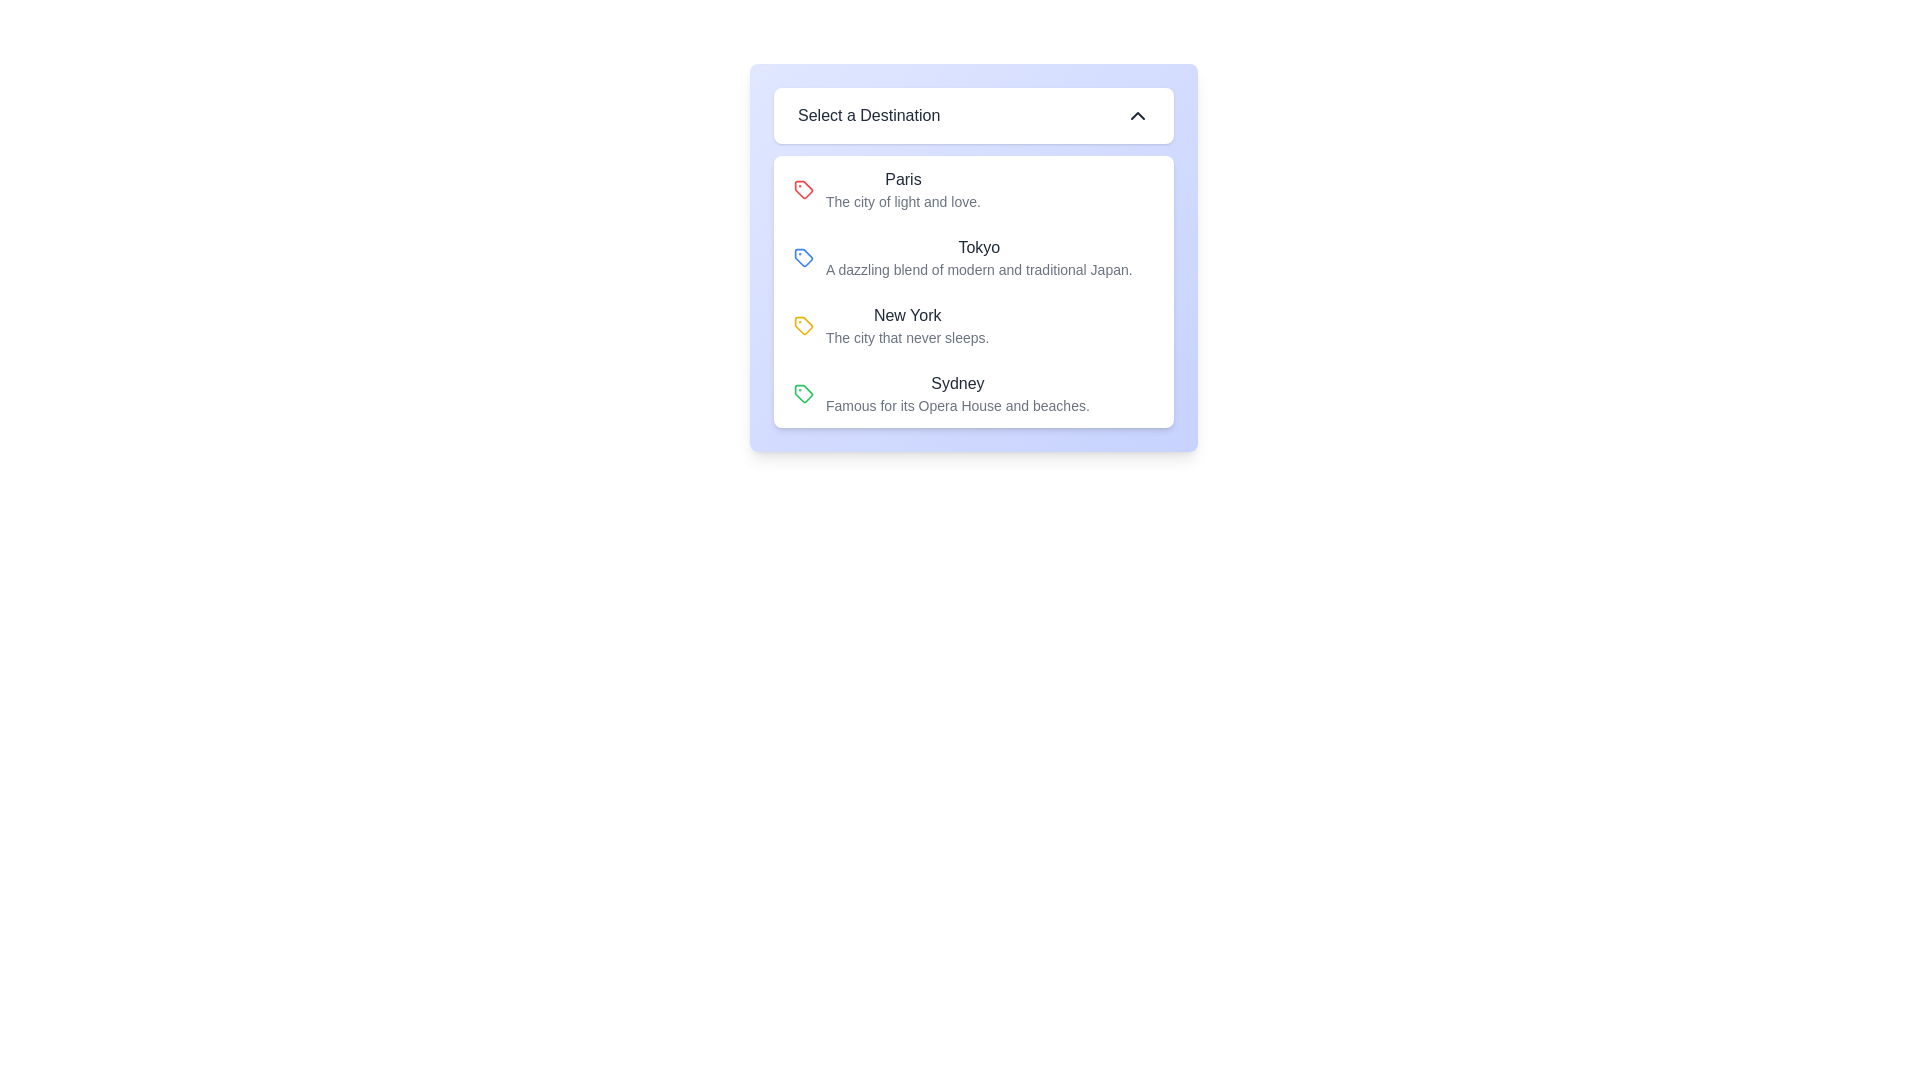  What do you see at coordinates (956, 393) in the screenshot?
I see `the text label displaying 'Sydney' with a secondary line about its Opera House and beaches, which is the fourth item in a vertical list of destinations within a dropdown selection` at bounding box center [956, 393].